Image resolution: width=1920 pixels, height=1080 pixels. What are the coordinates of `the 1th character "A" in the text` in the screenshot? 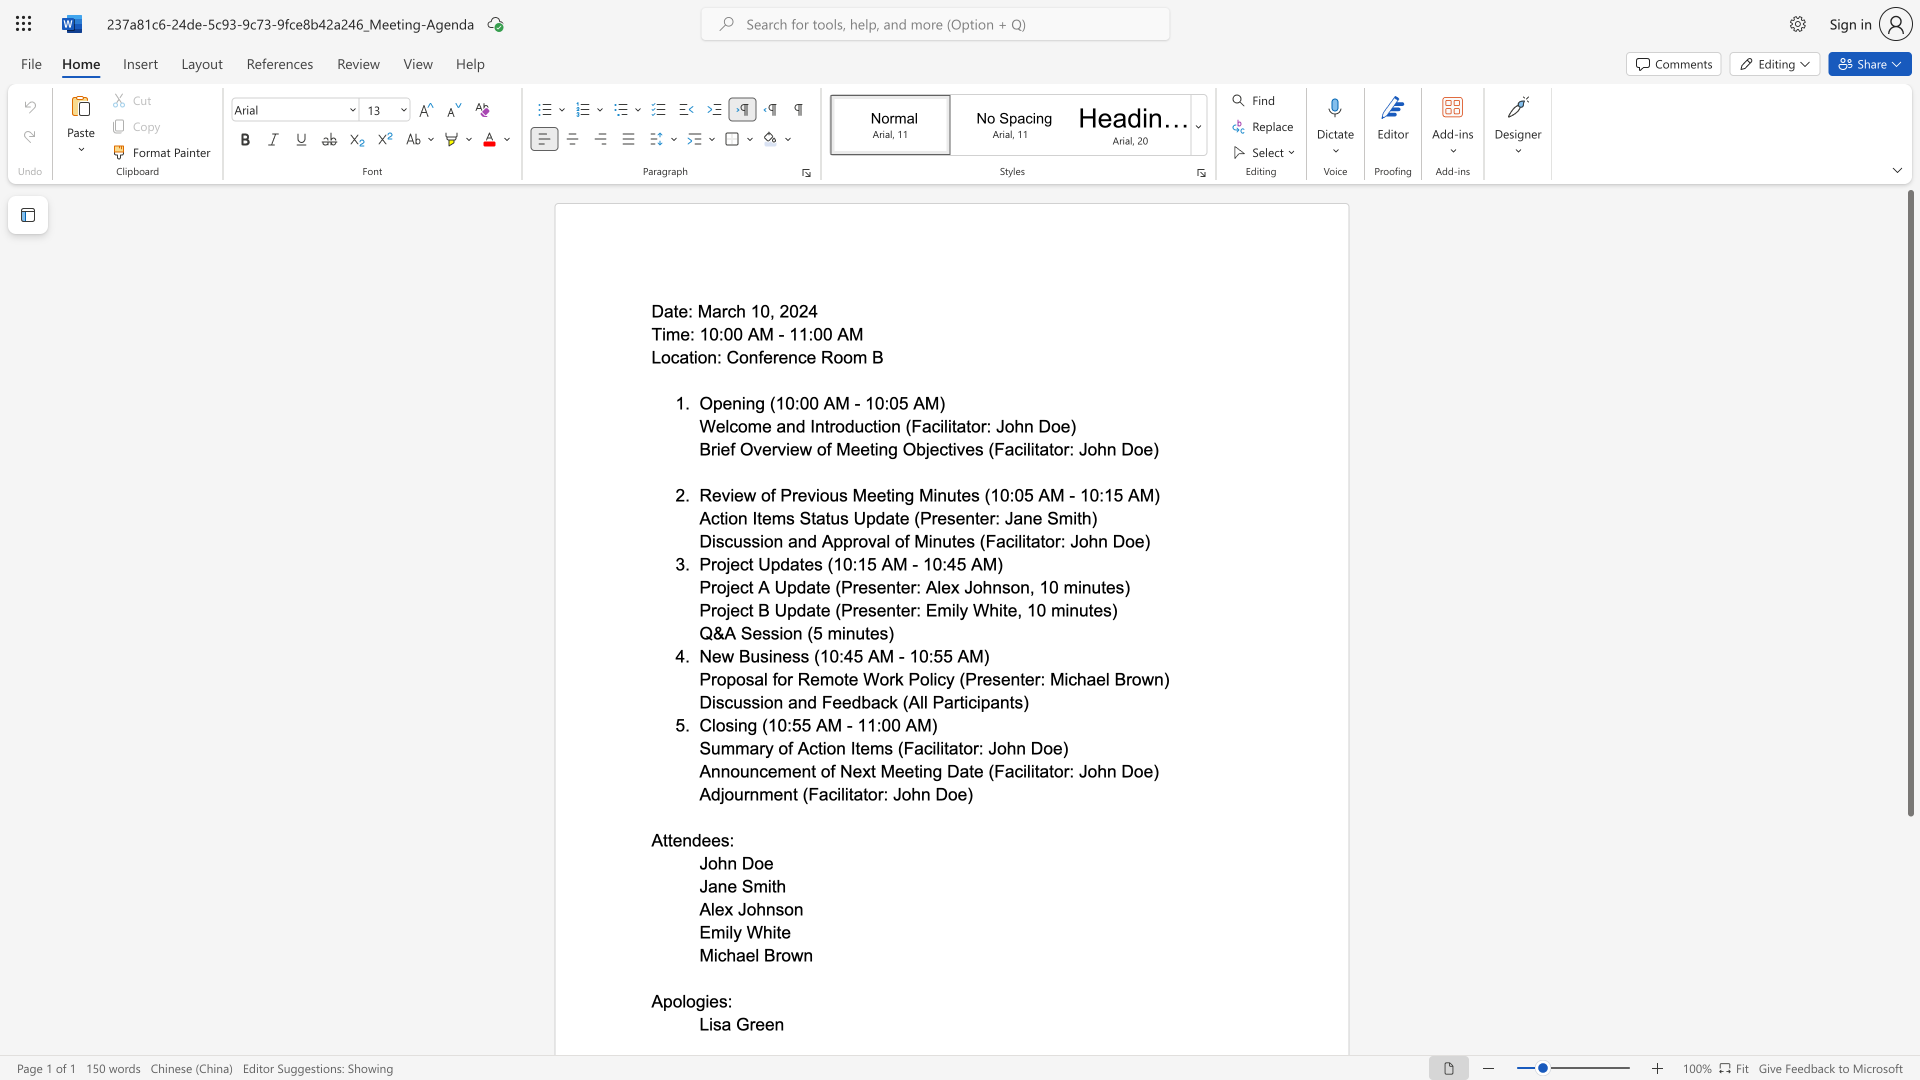 It's located at (705, 909).